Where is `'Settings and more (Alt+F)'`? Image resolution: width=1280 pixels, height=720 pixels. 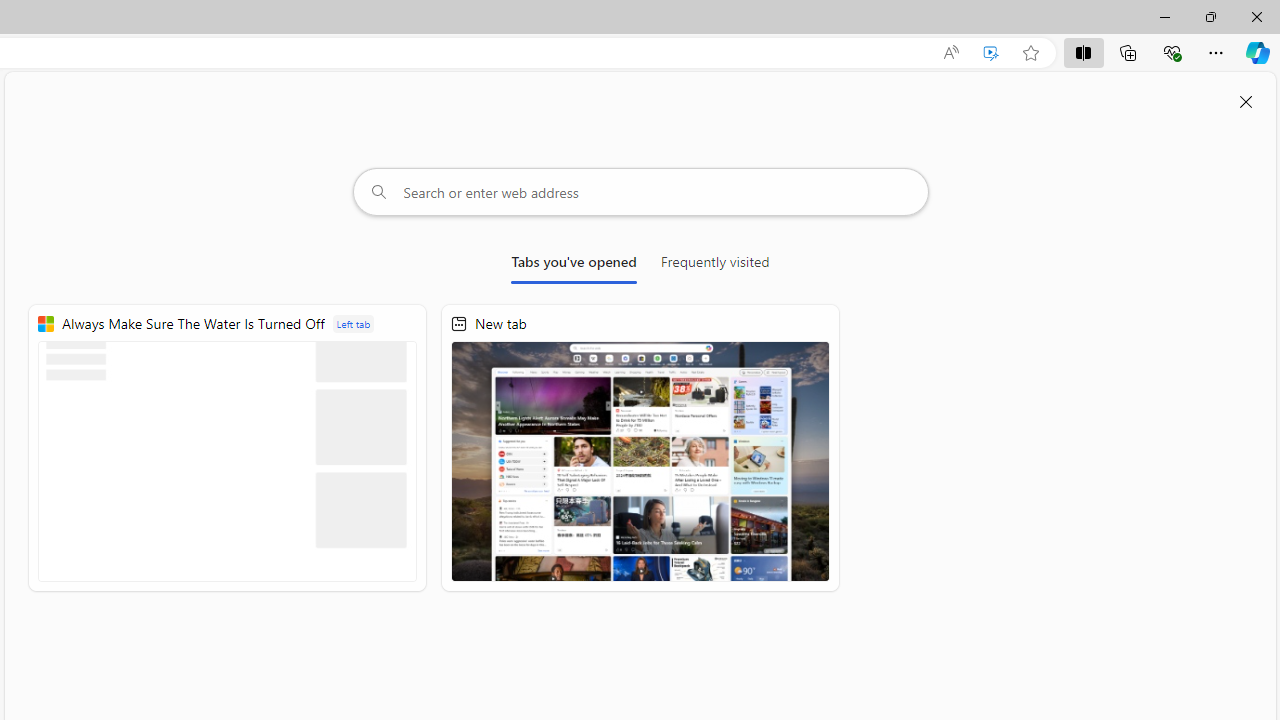
'Settings and more (Alt+F)' is located at coordinates (1215, 51).